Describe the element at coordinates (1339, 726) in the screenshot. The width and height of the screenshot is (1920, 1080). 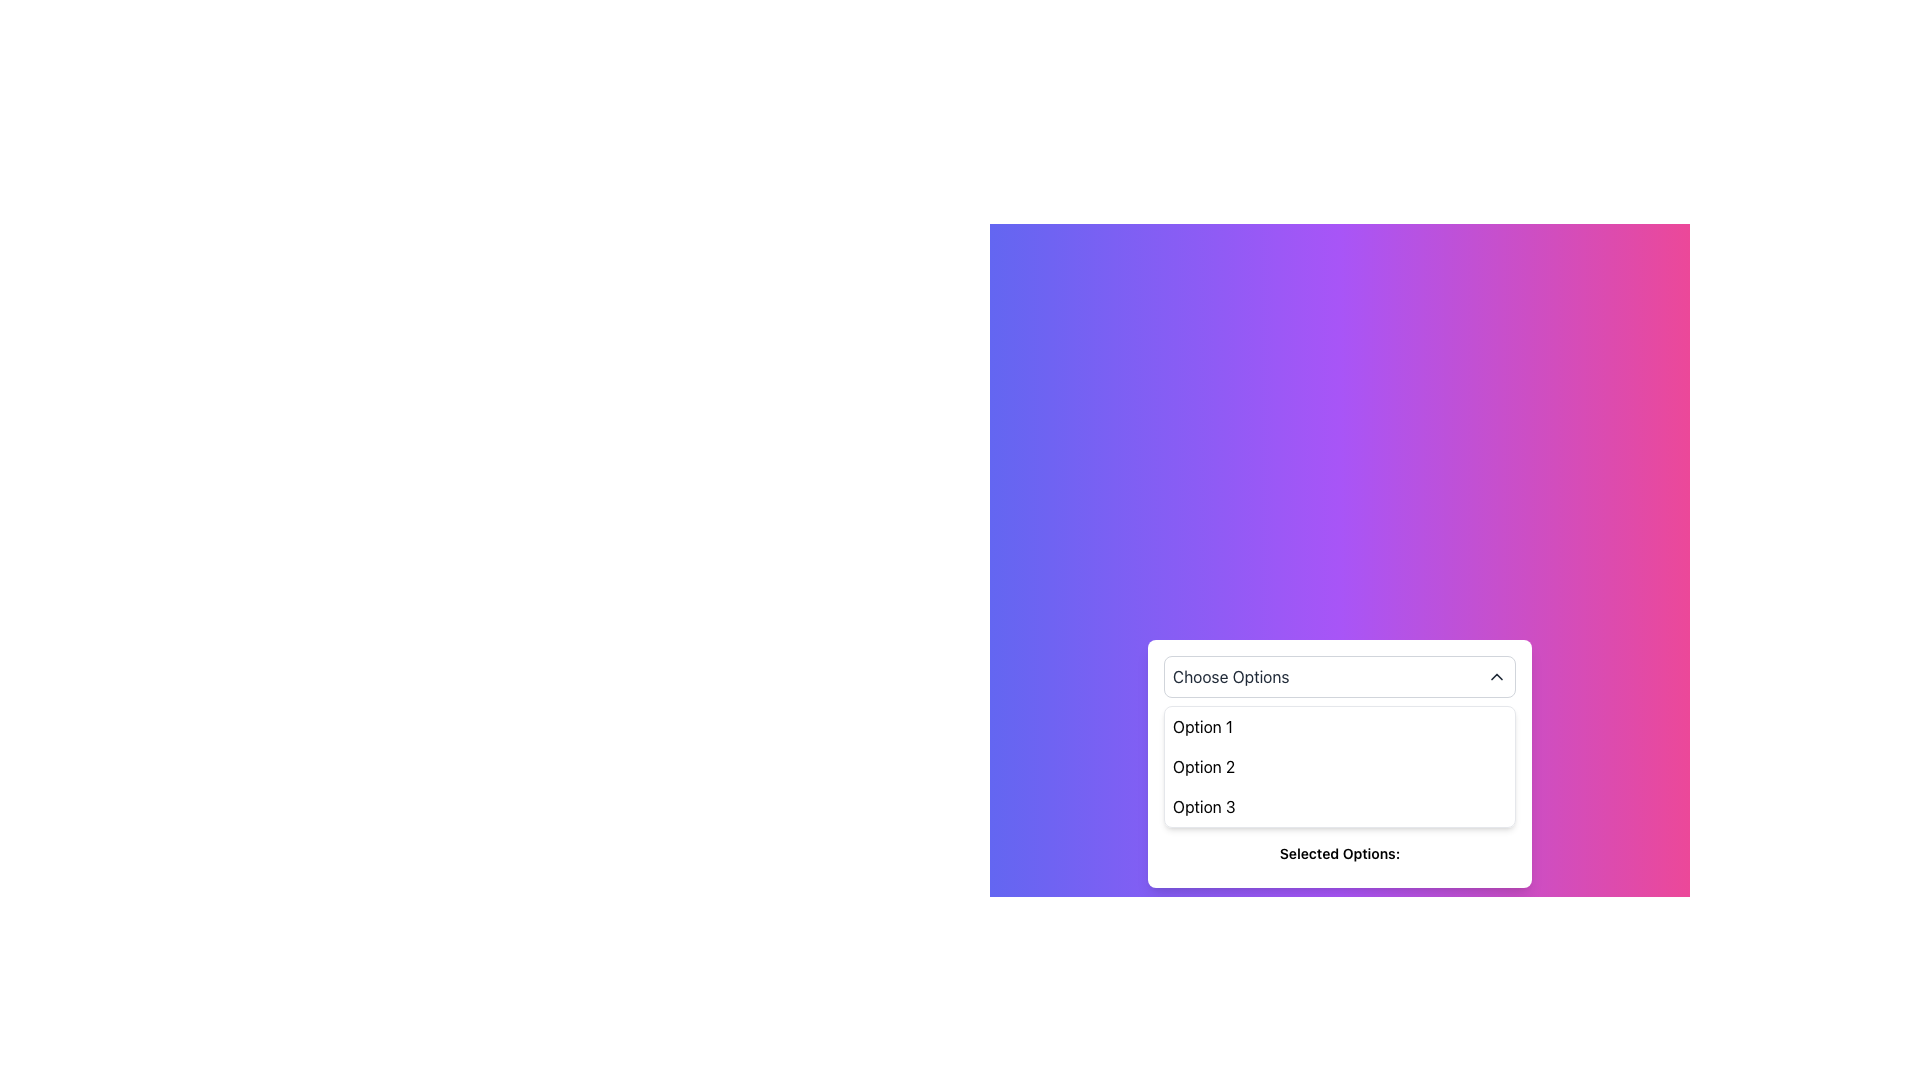
I see `the first entry of the dropdown menu` at that location.